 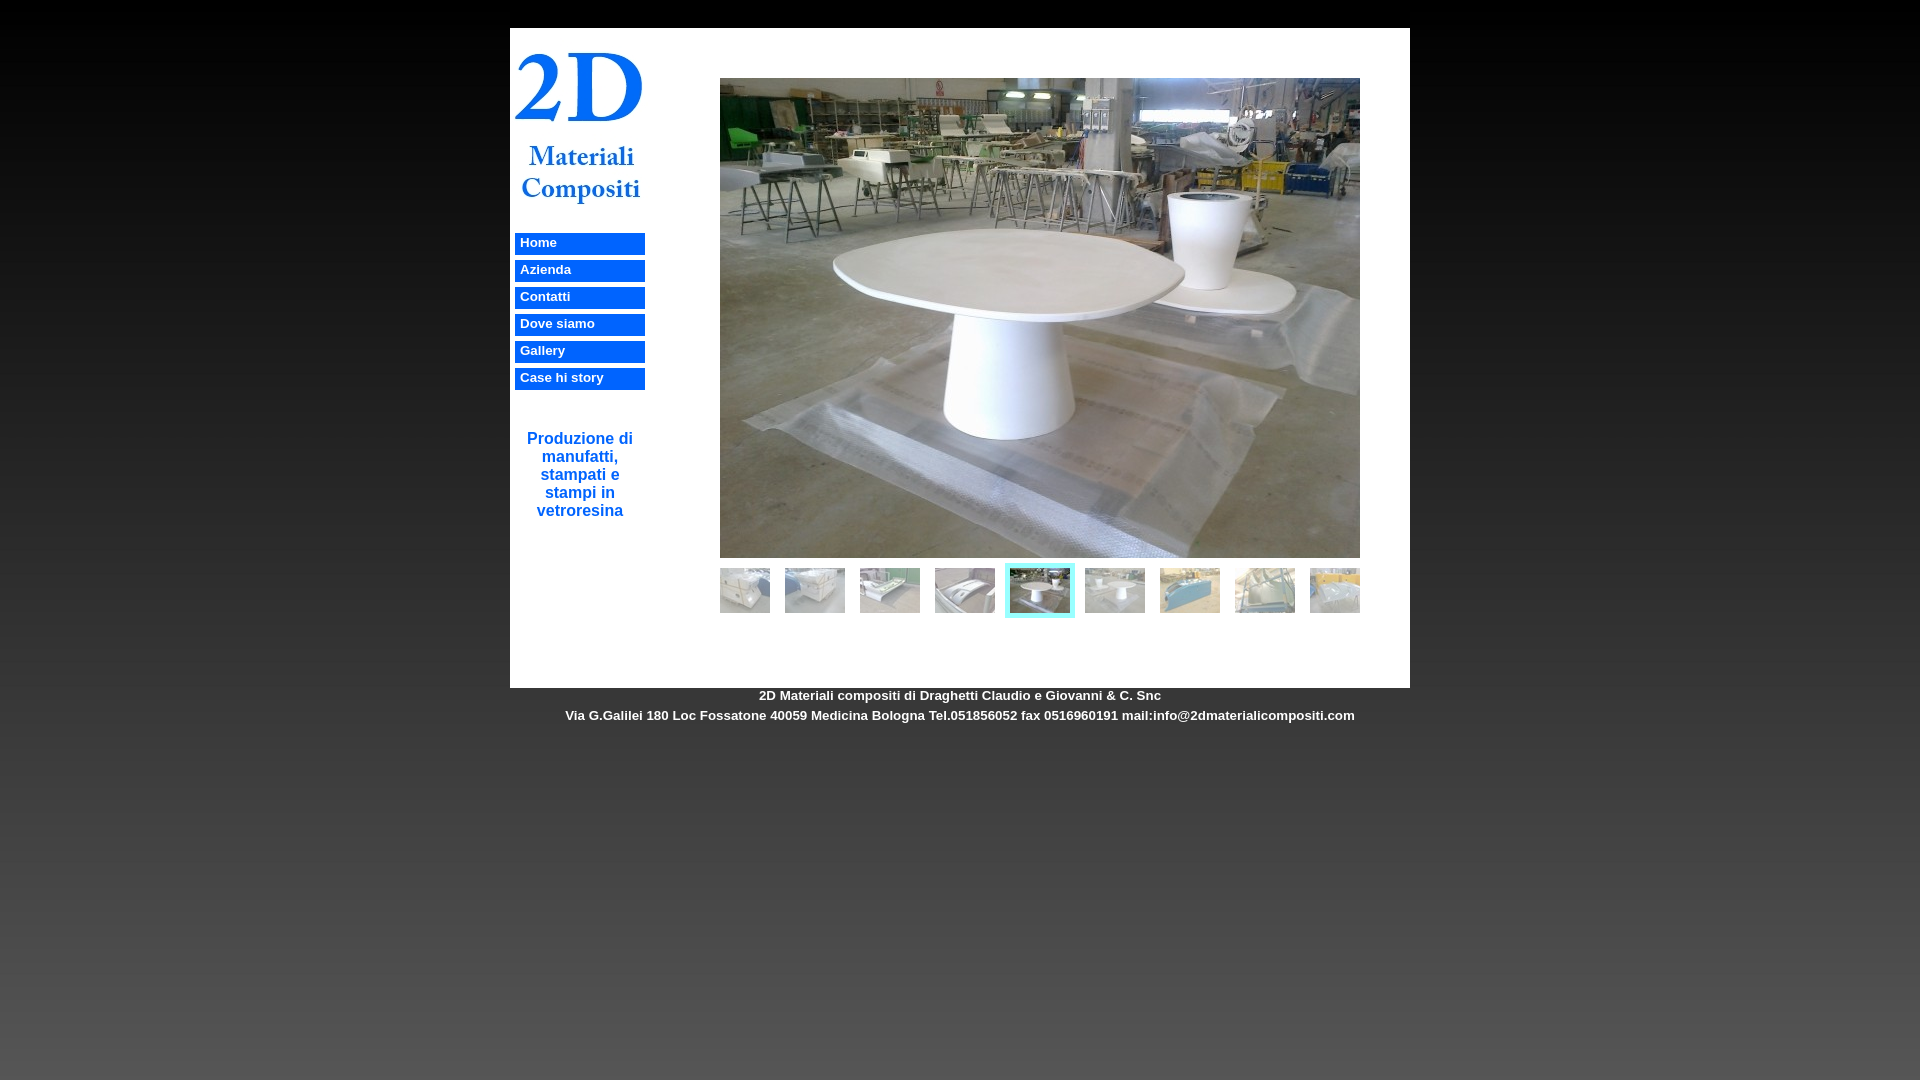 What do you see at coordinates (545, 296) in the screenshot?
I see `'Contatti'` at bounding box center [545, 296].